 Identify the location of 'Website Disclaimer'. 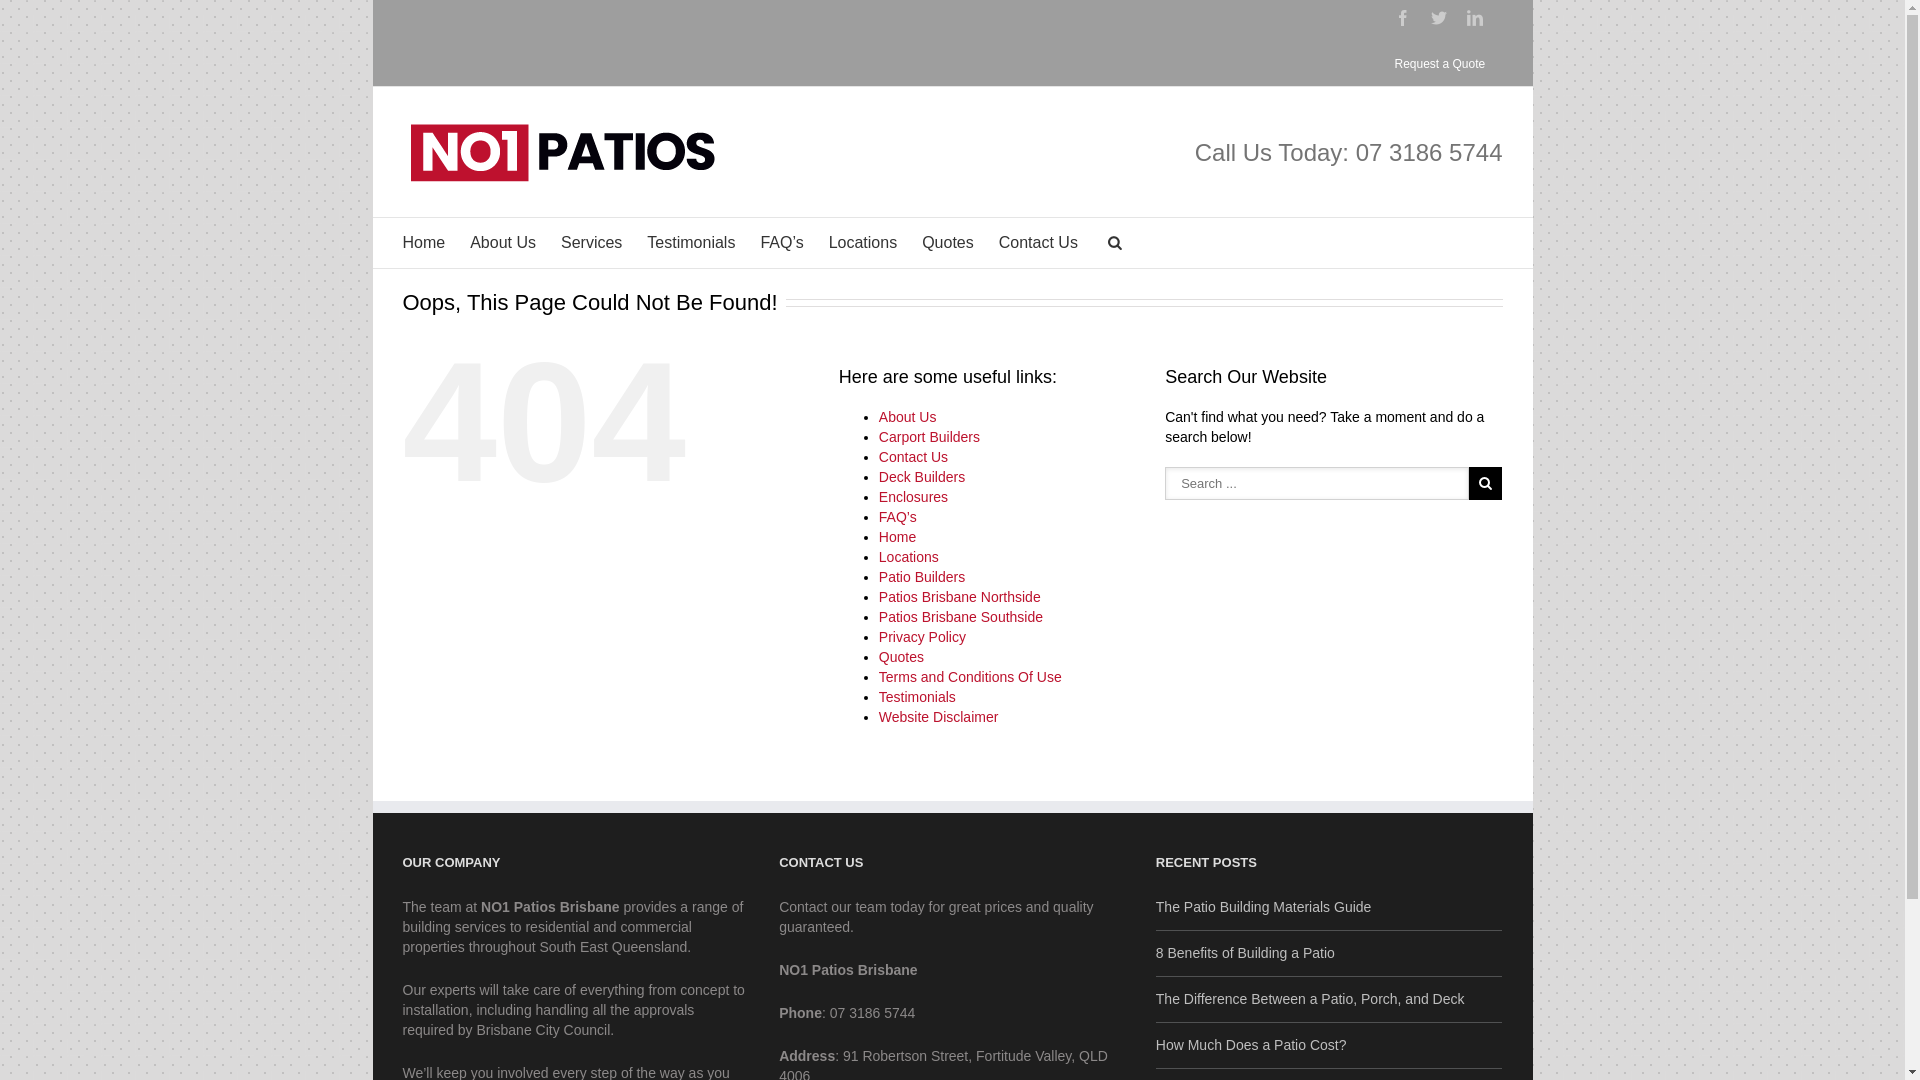
(938, 716).